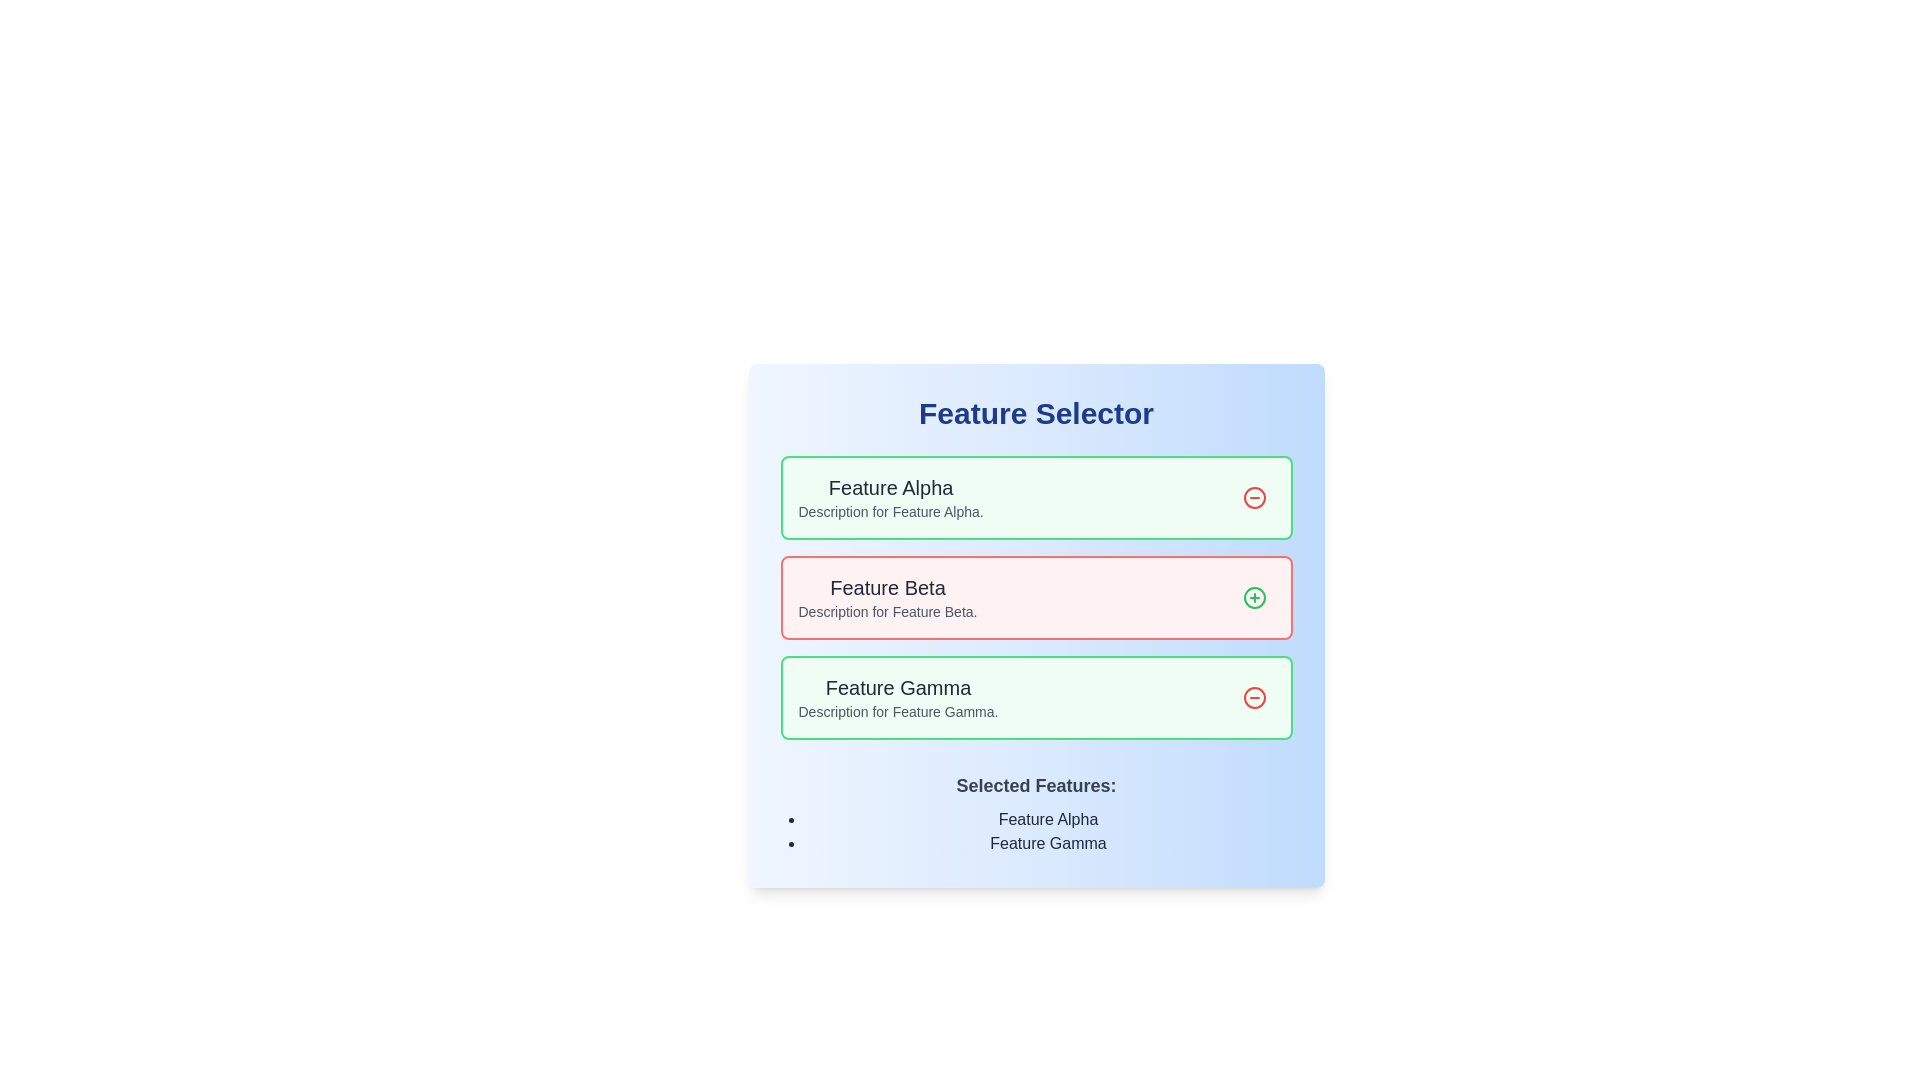 This screenshot has width=1920, height=1080. What do you see at coordinates (1253, 697) in the screenshot?
I see `the circular icon button with a minus symbol, which has a red border, located on the utmost right side of the 'Feature Alpha' line item` at bounding box center [1253, 697].